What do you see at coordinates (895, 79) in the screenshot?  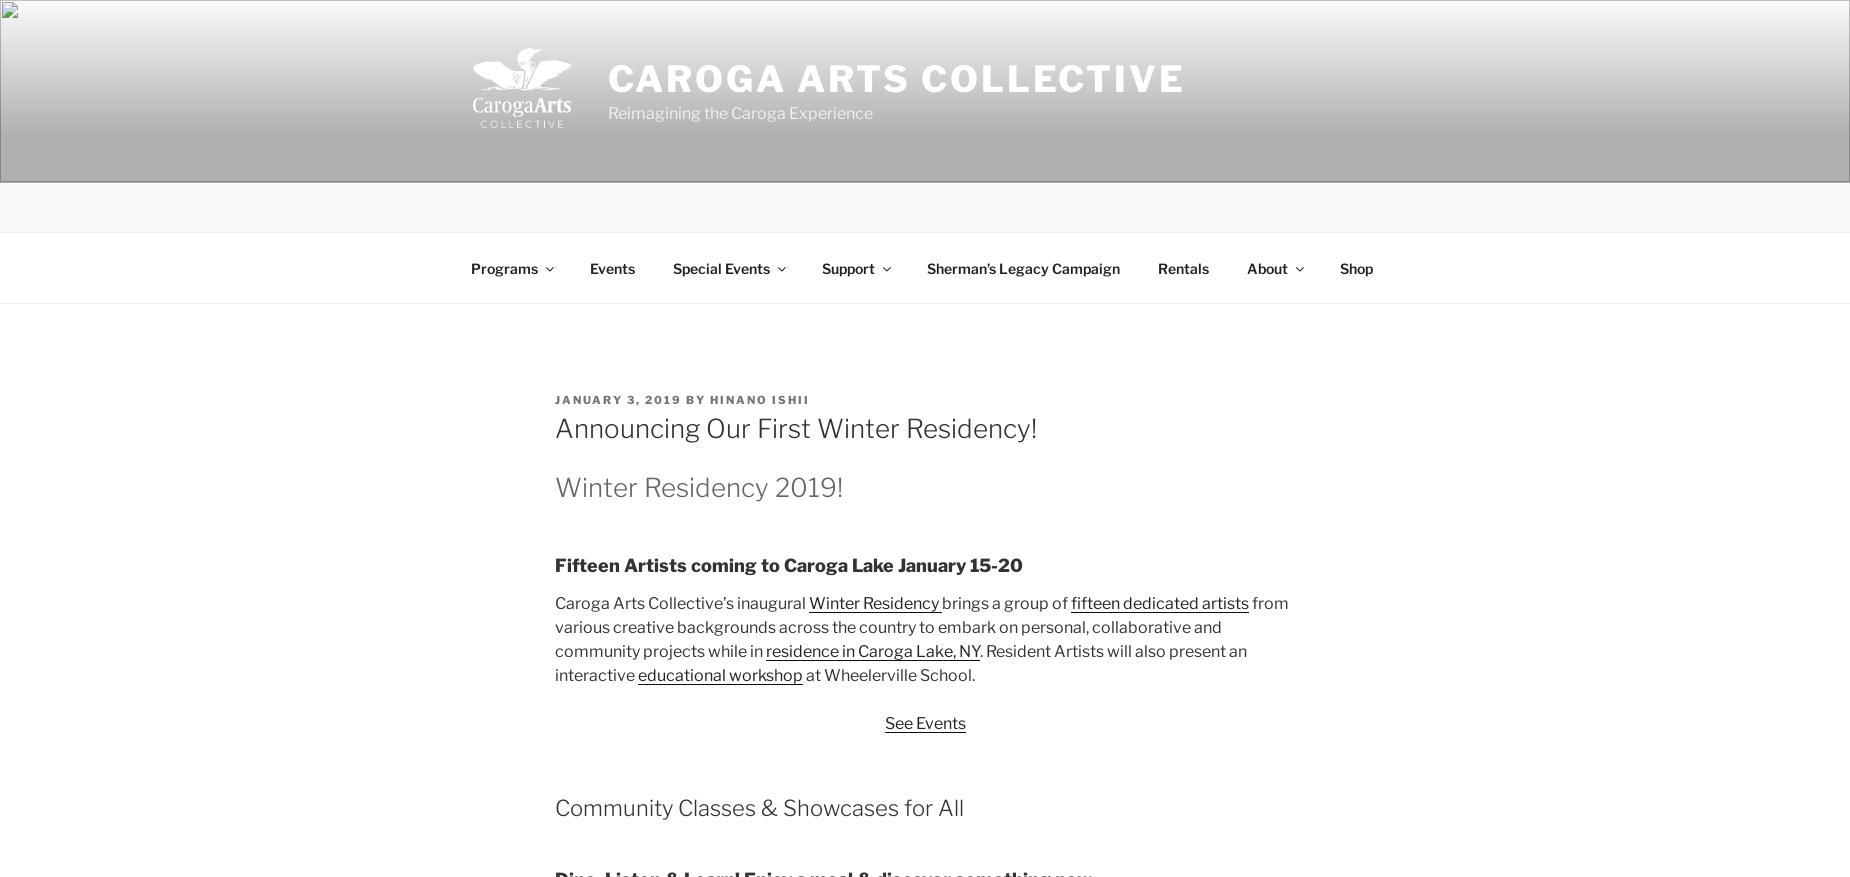 I see `'Caroga Arts Collective'` at bounding box center [895, 79].